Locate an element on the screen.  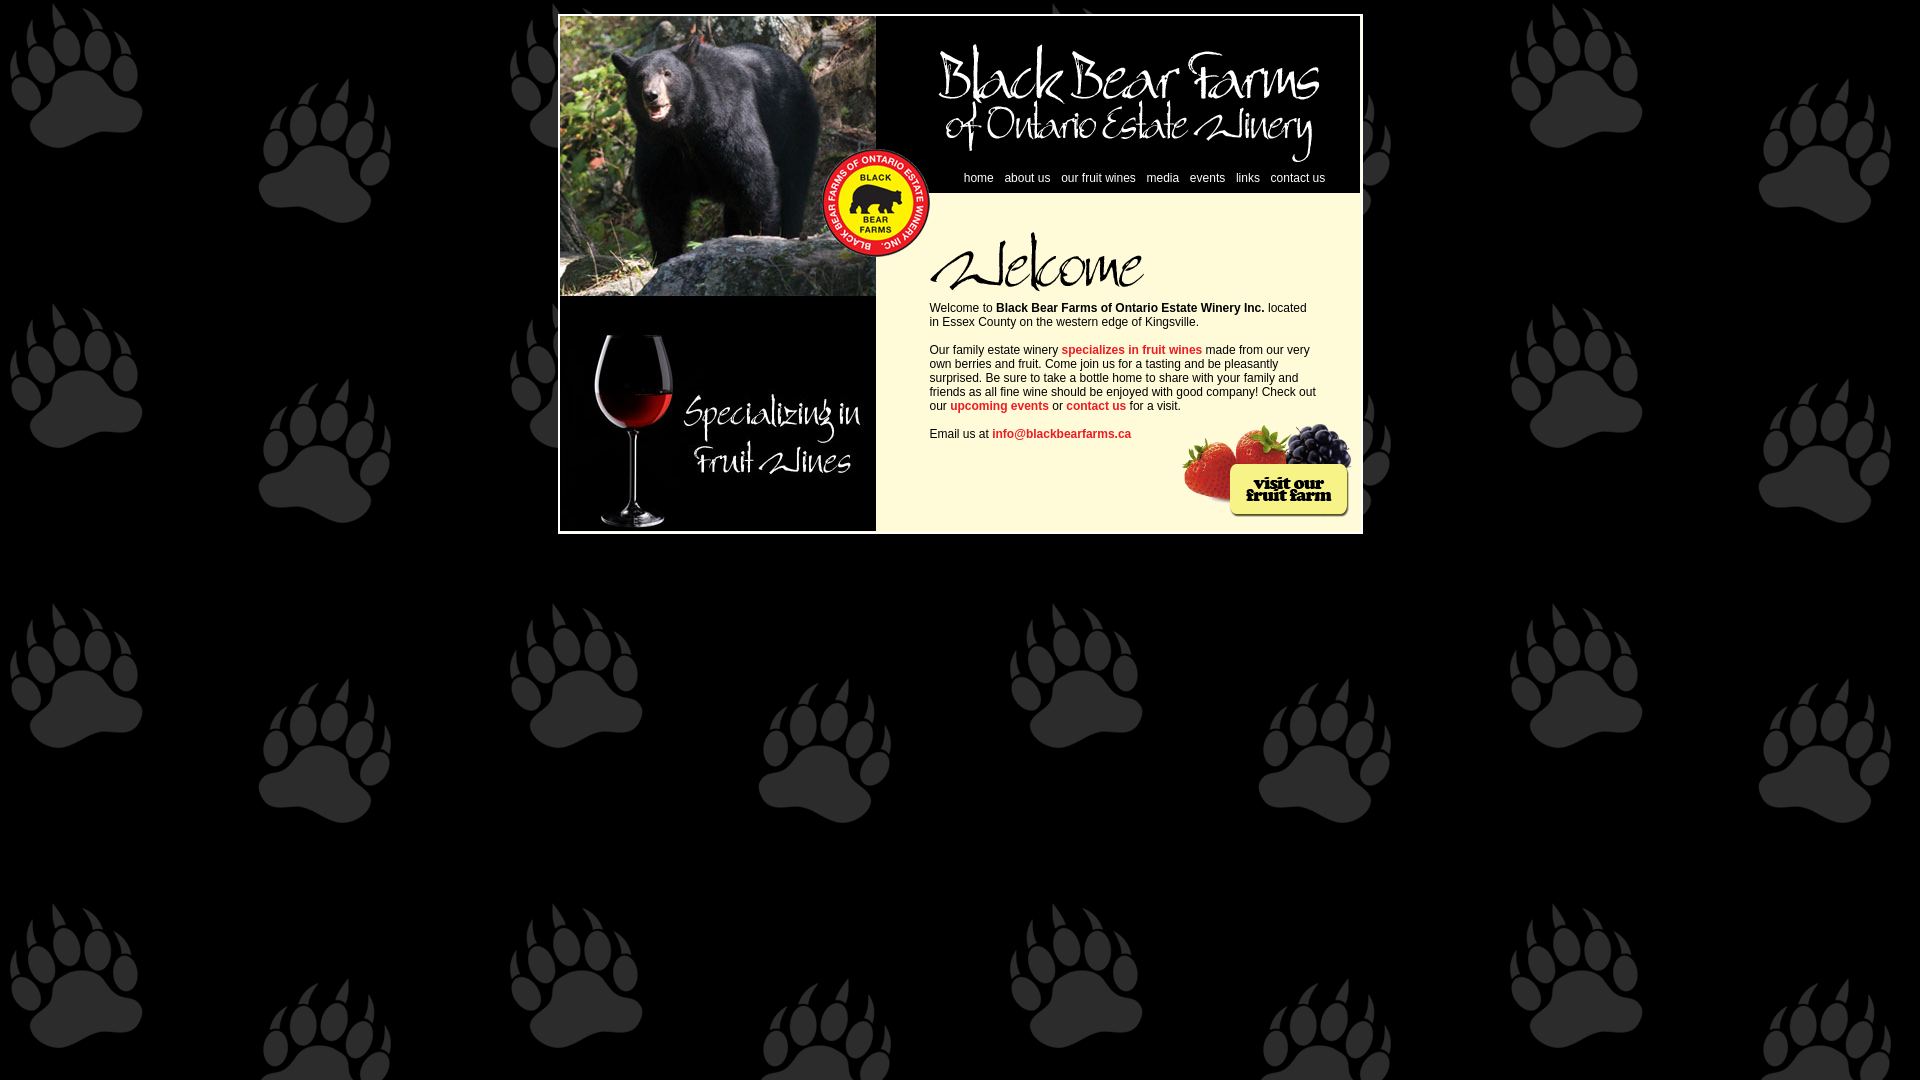
'info@blackbearfarms.ca' is located at coordinates (992, 433).